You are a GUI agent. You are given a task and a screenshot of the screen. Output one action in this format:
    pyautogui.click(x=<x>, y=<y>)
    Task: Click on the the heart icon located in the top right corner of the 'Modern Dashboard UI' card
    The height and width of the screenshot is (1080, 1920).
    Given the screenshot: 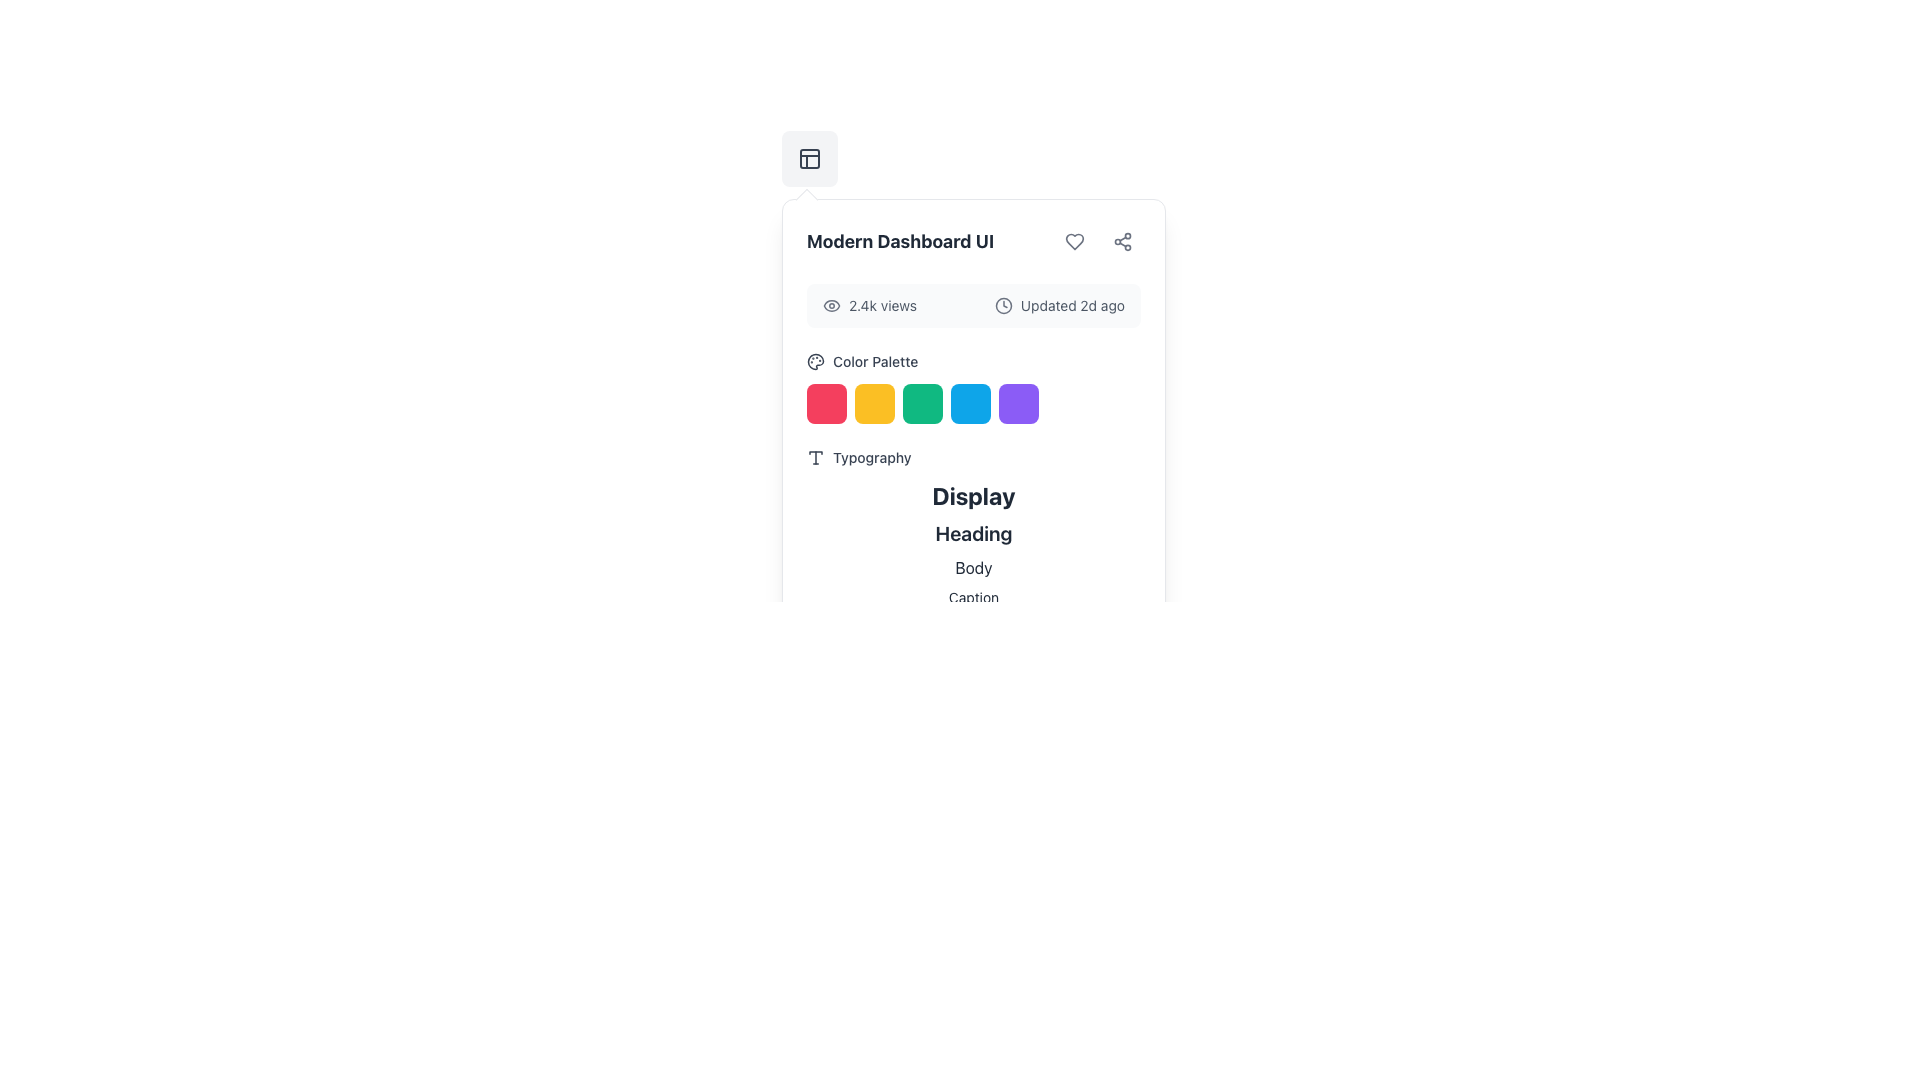 What is the action you would take?
    pyautogui.click(x=1074, y=241)
    